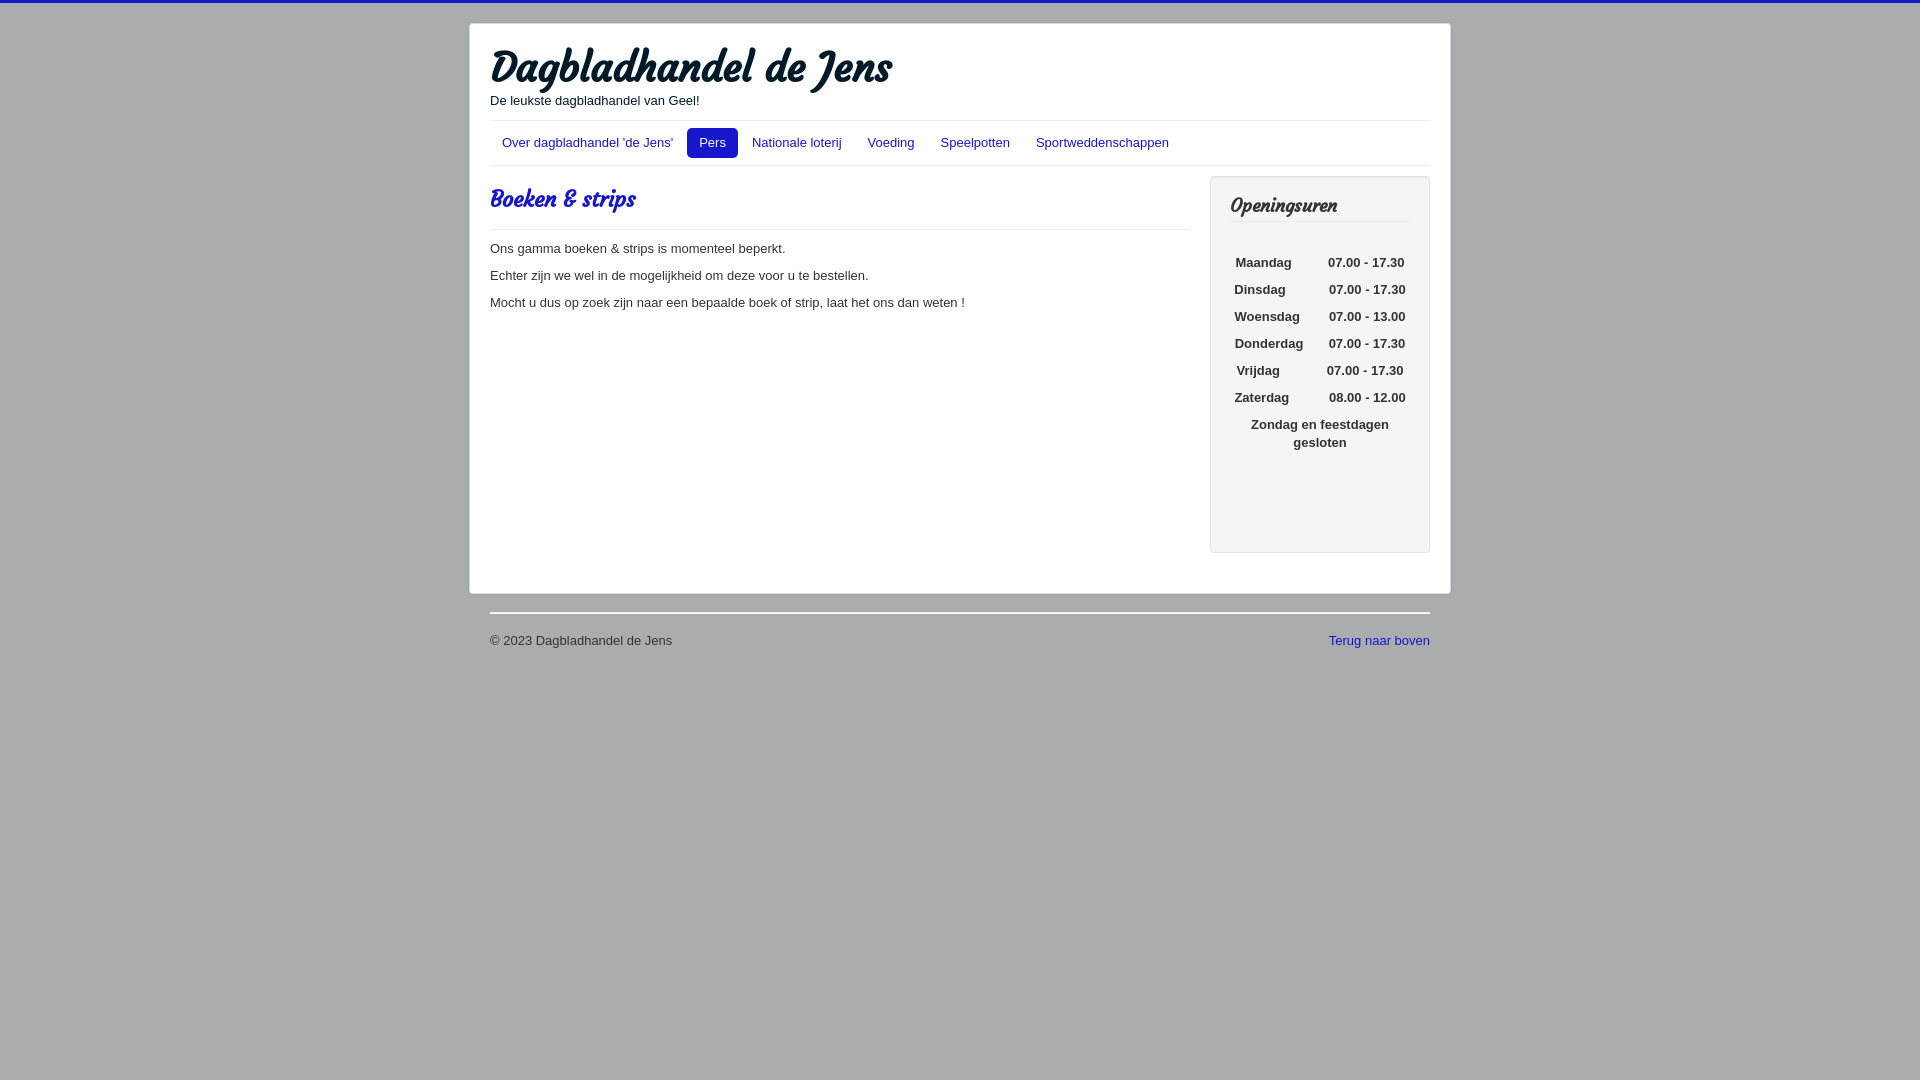 This screenshot has height=1080, width=1920. What do you see at coordinates (1329, 640) in the screenshot?
I see `'Terug naar boven'` at bounding box center [1329, 640].